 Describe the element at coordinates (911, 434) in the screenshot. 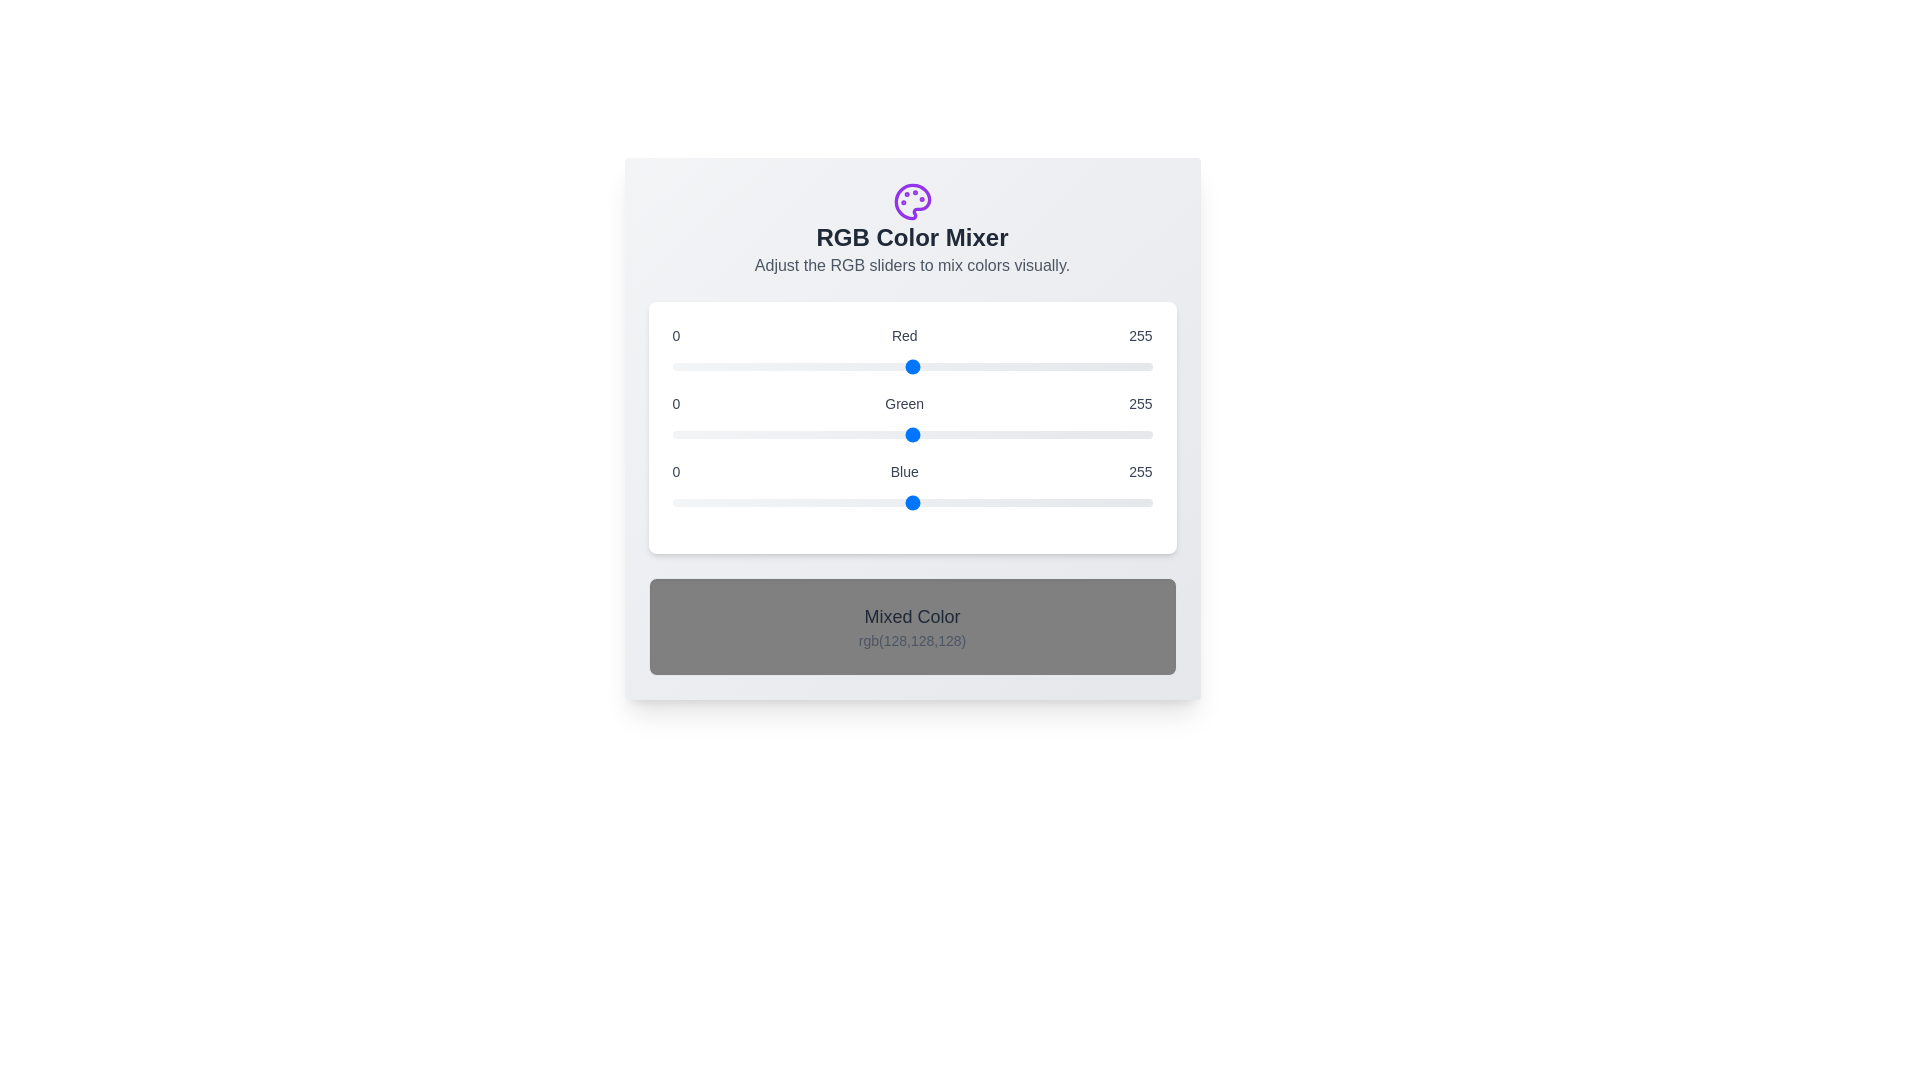

I see `the 1 slider to the value 227 to observe the resulting mixed color` at that location.